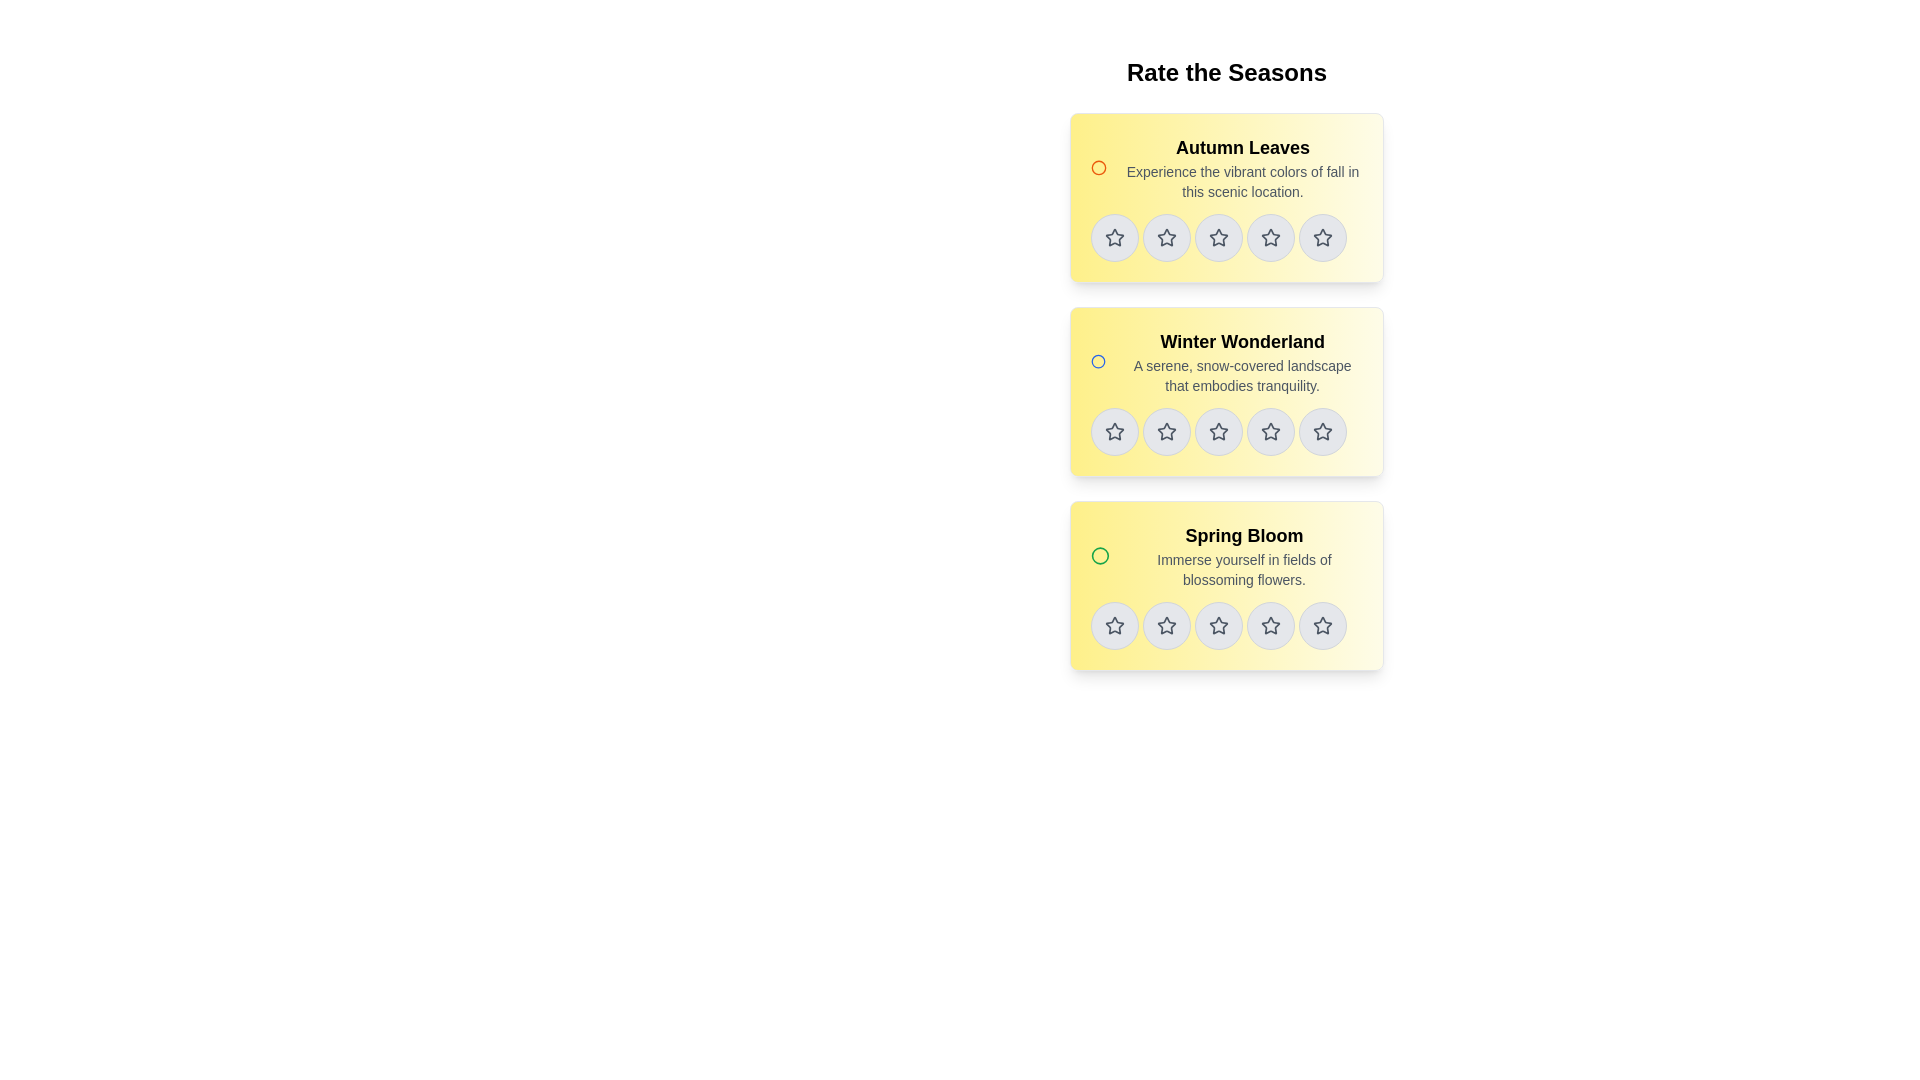  I want to click on the first star rating icon for the 'Spring Bloom' section, so click(1113, 624).